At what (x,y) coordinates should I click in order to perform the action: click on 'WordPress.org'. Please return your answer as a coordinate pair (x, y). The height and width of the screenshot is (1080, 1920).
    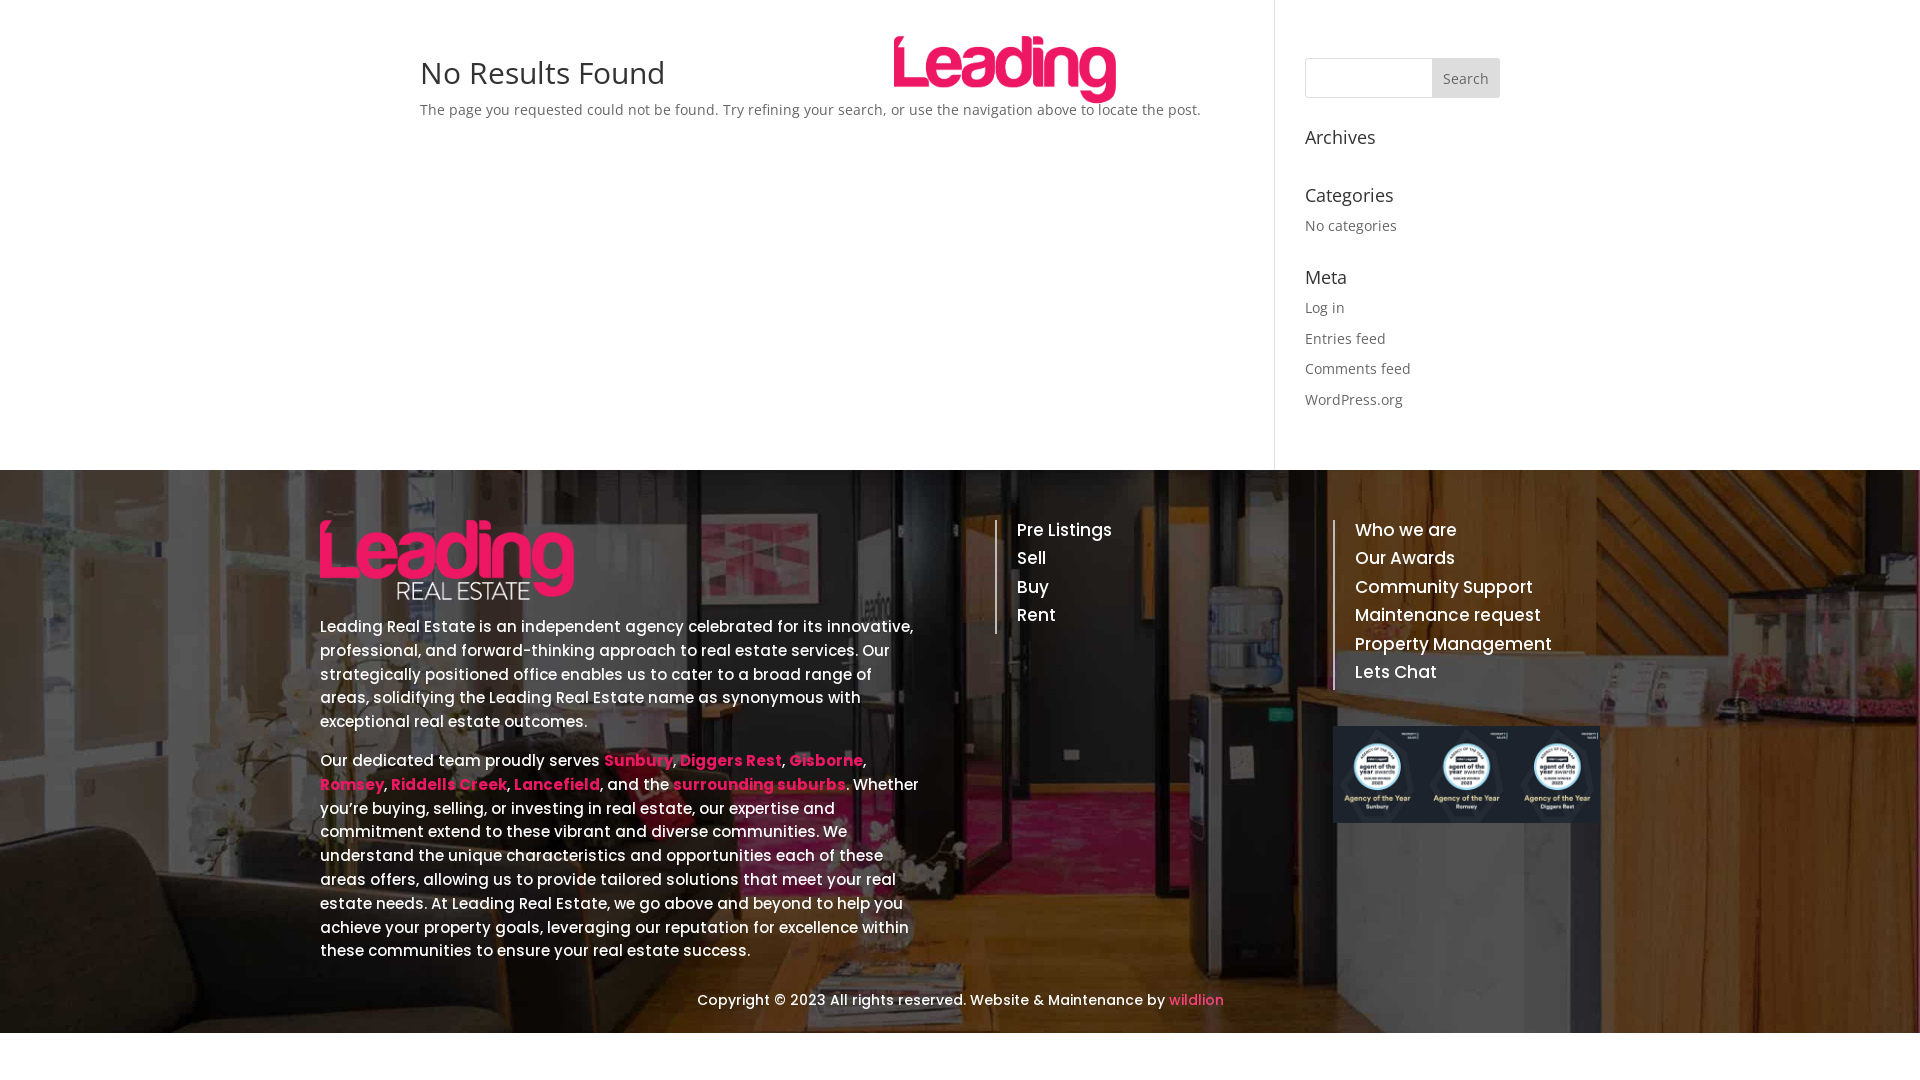
    Looking at the image, I should click on (1353, 399).